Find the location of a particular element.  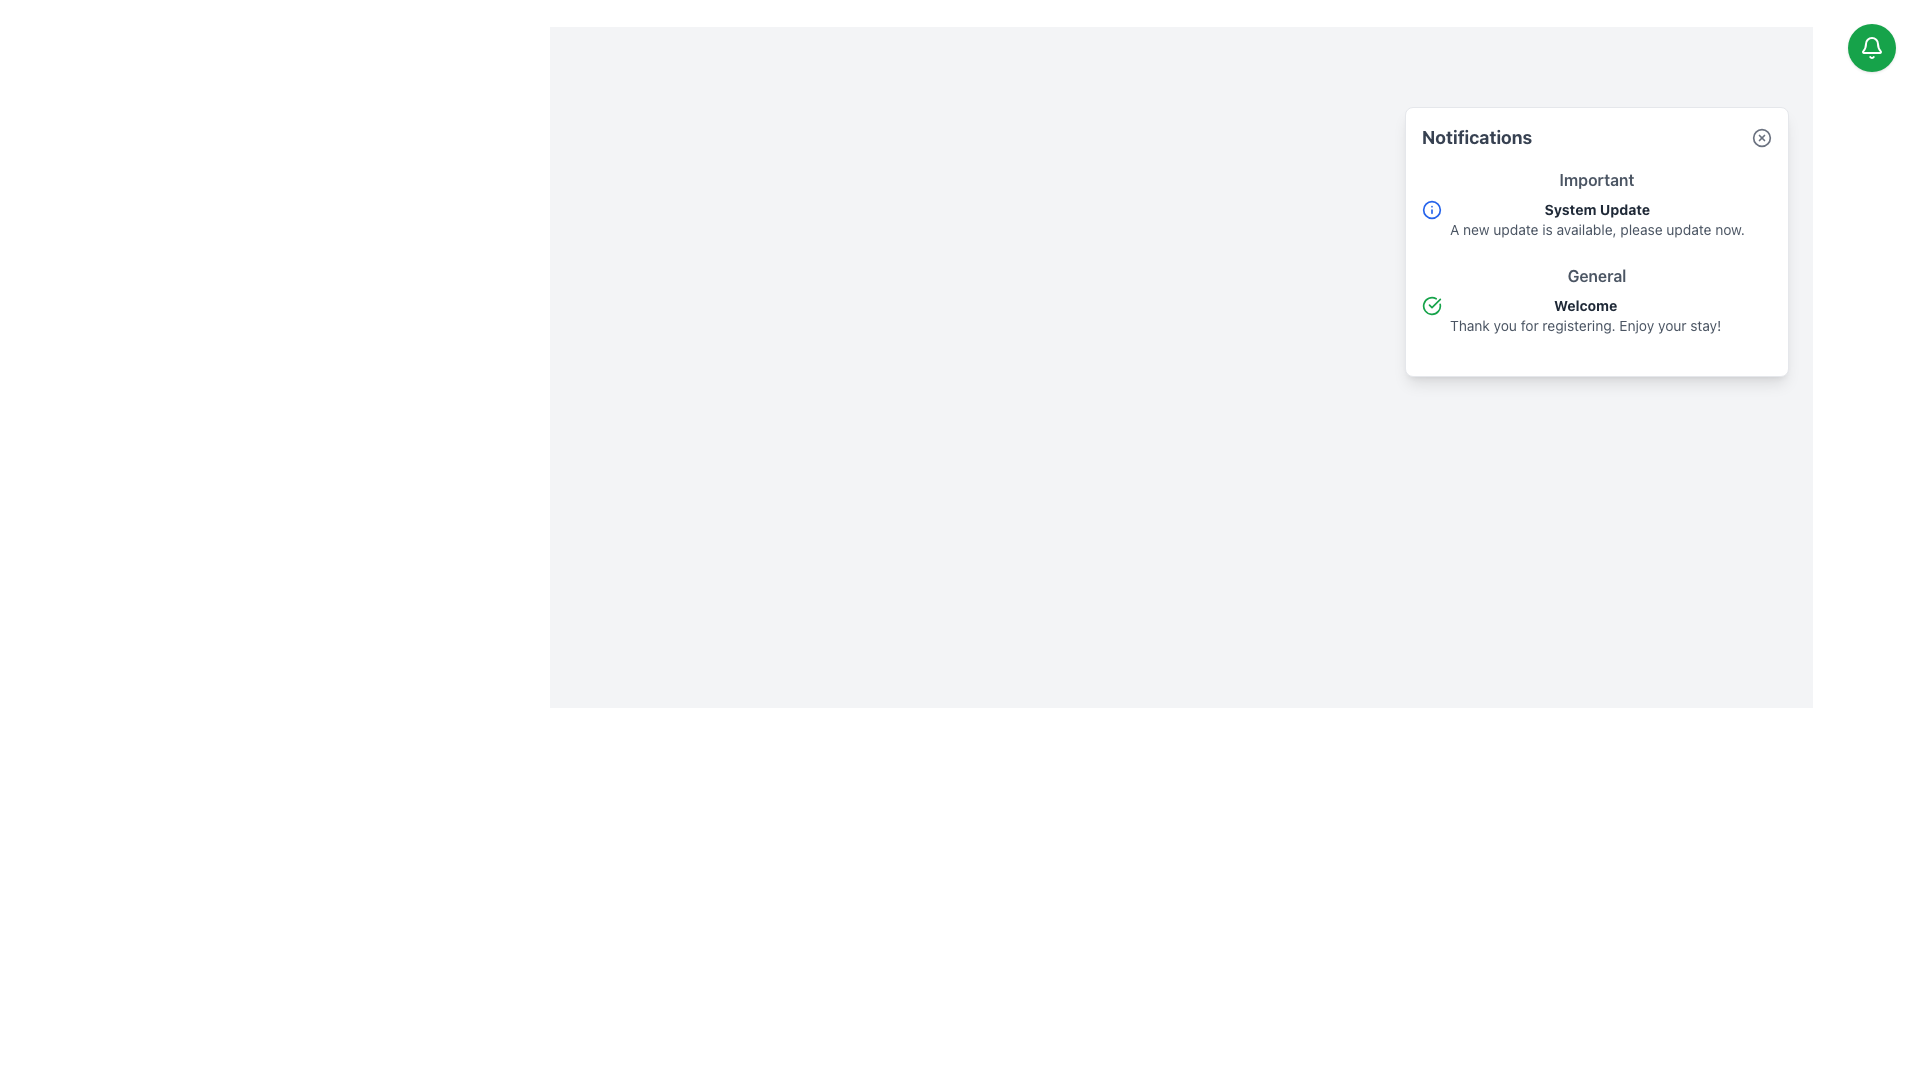

the greeting header text label in the 'General' section of the notifications card, which is located directly above the phrase 'Thank you for registering. Enjoy your stay!' is located at coordinates (1584, 305).